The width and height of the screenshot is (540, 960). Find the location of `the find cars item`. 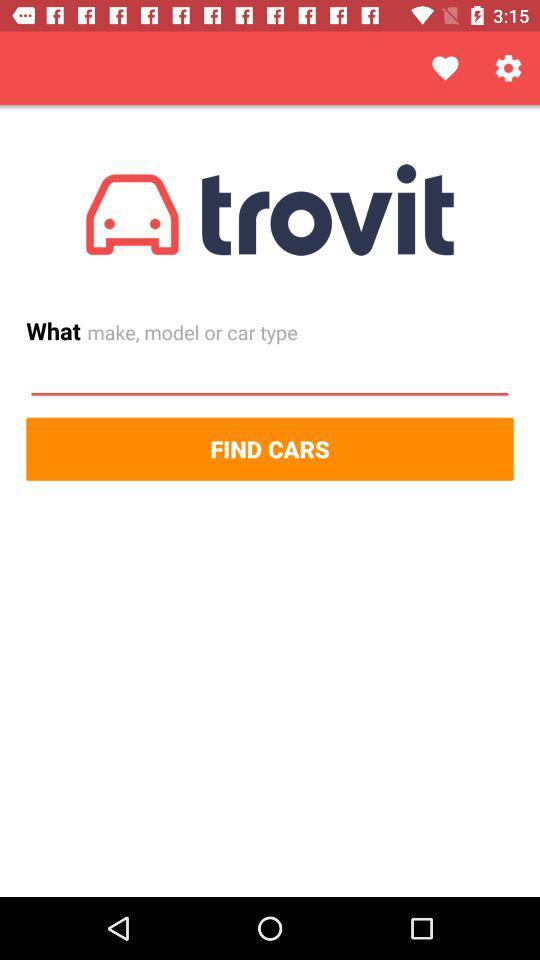

the find cars item is located at coordinates (270, 449).